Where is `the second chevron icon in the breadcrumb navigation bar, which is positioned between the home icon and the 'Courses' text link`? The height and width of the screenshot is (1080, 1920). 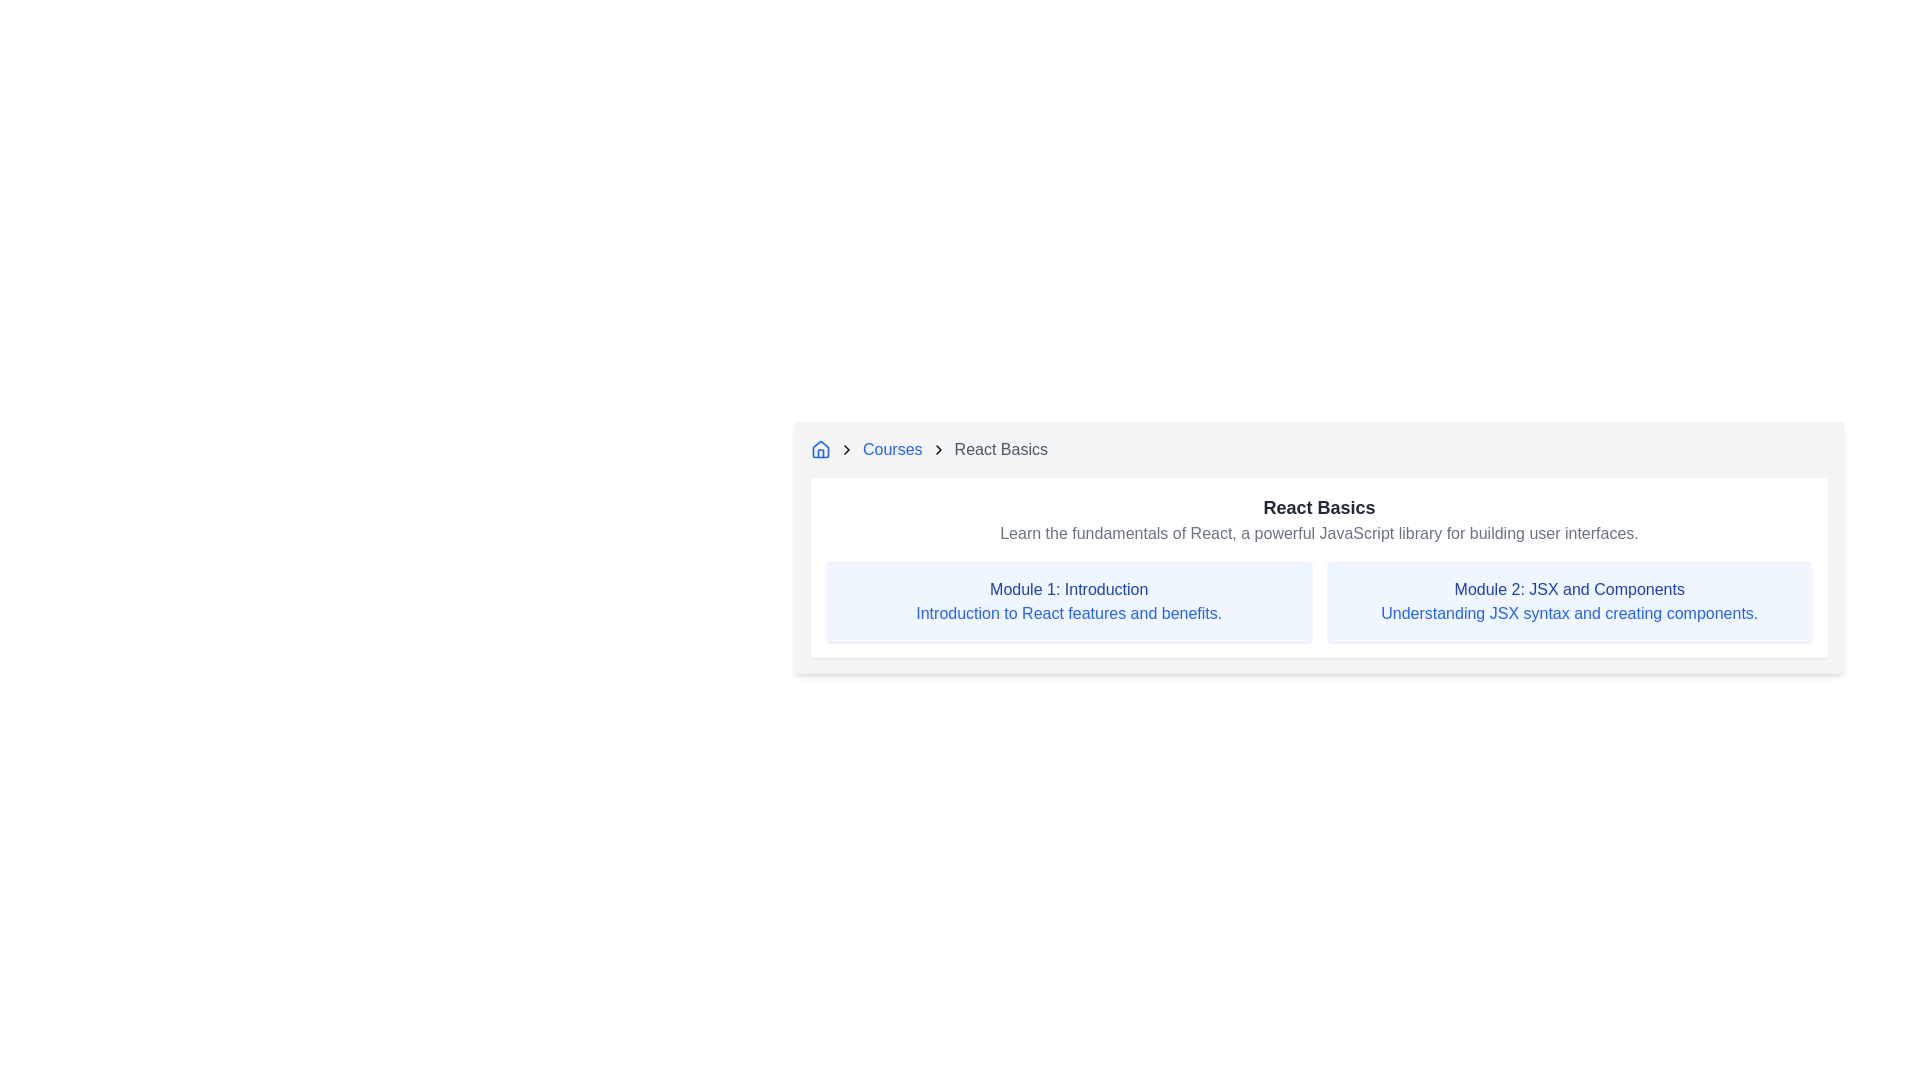 the second chevron icon in the breadcrumb navigation bar, which is positioned between the home icon and the 'Courses' text link is located at coordinates (846, 450).